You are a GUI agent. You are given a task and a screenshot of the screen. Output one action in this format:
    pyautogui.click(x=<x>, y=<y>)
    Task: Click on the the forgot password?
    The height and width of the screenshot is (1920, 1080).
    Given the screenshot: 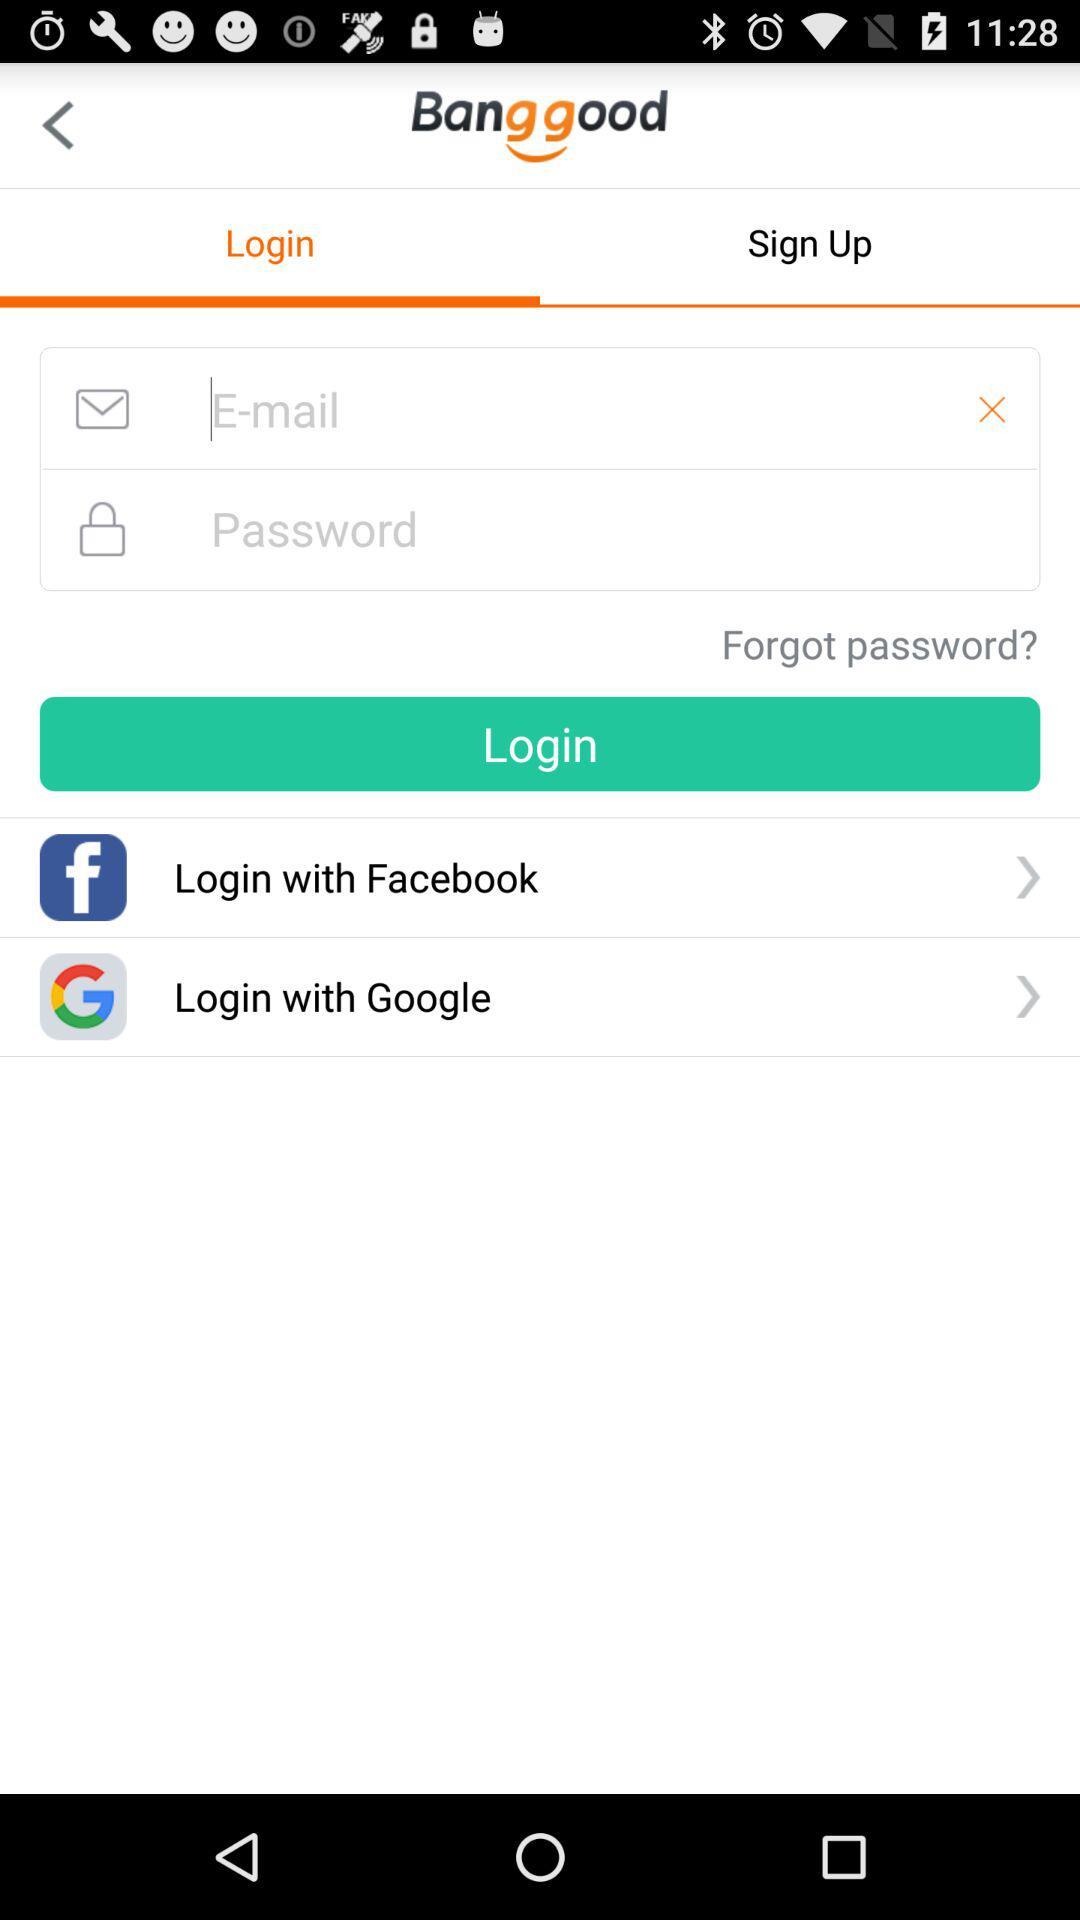 What is the action you would take?
    pyautogui.click(x=878, y=643)
    